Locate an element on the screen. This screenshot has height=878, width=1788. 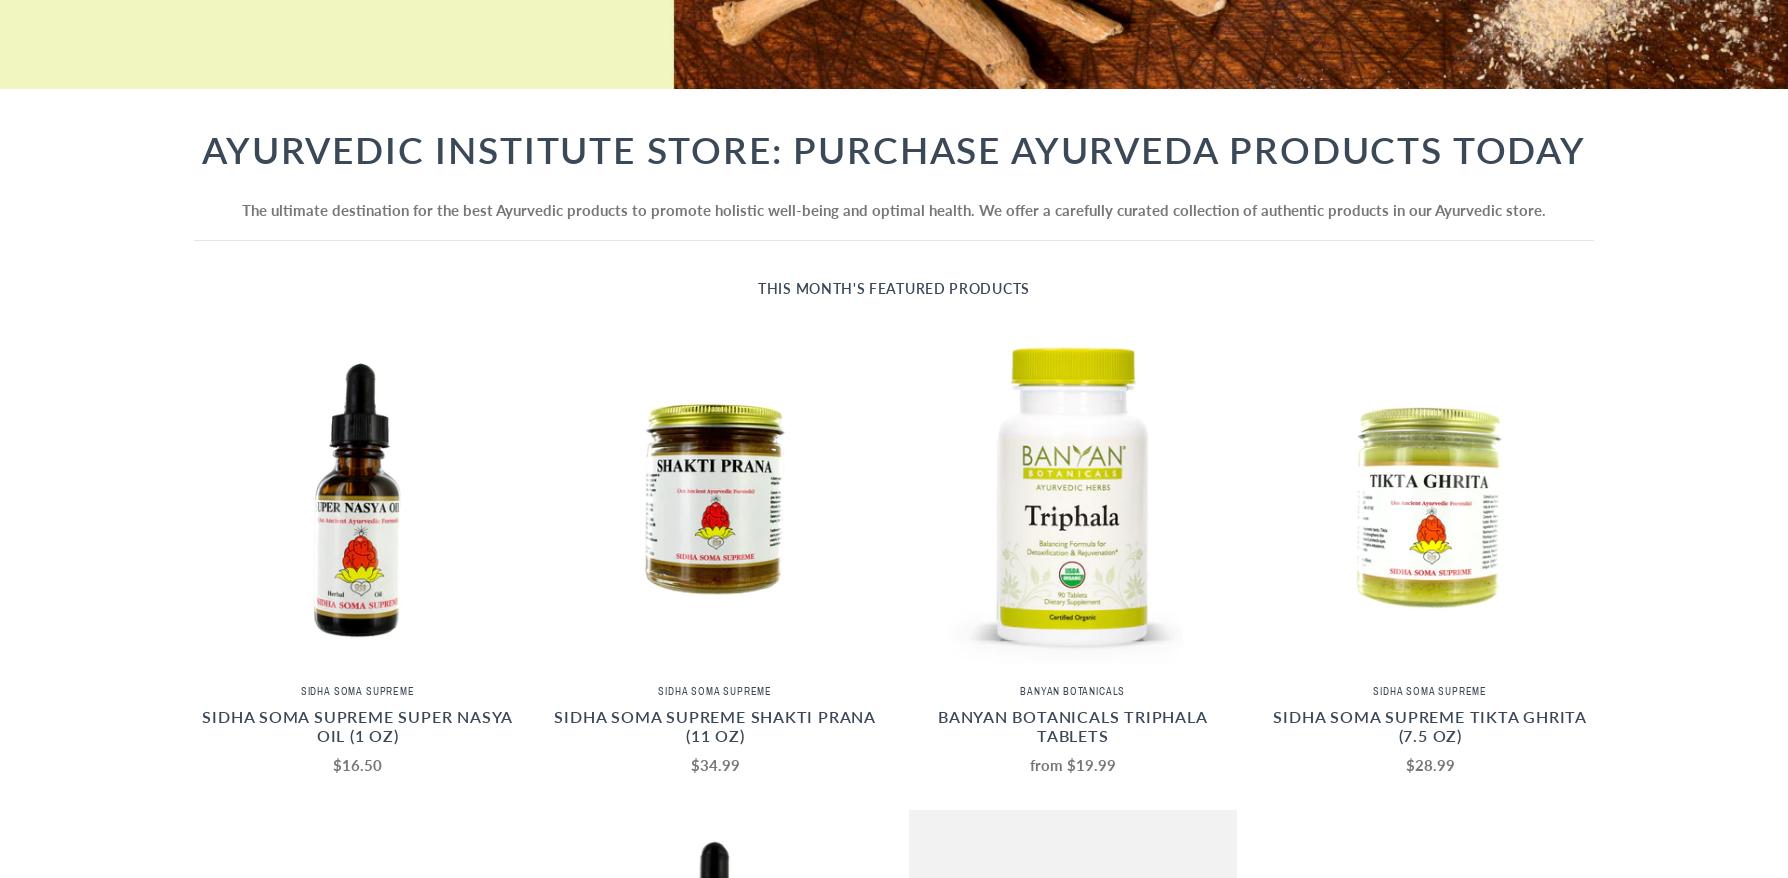
'Banyan Botanicals Triphala Tablets' is located at coordinates (1072, 725).